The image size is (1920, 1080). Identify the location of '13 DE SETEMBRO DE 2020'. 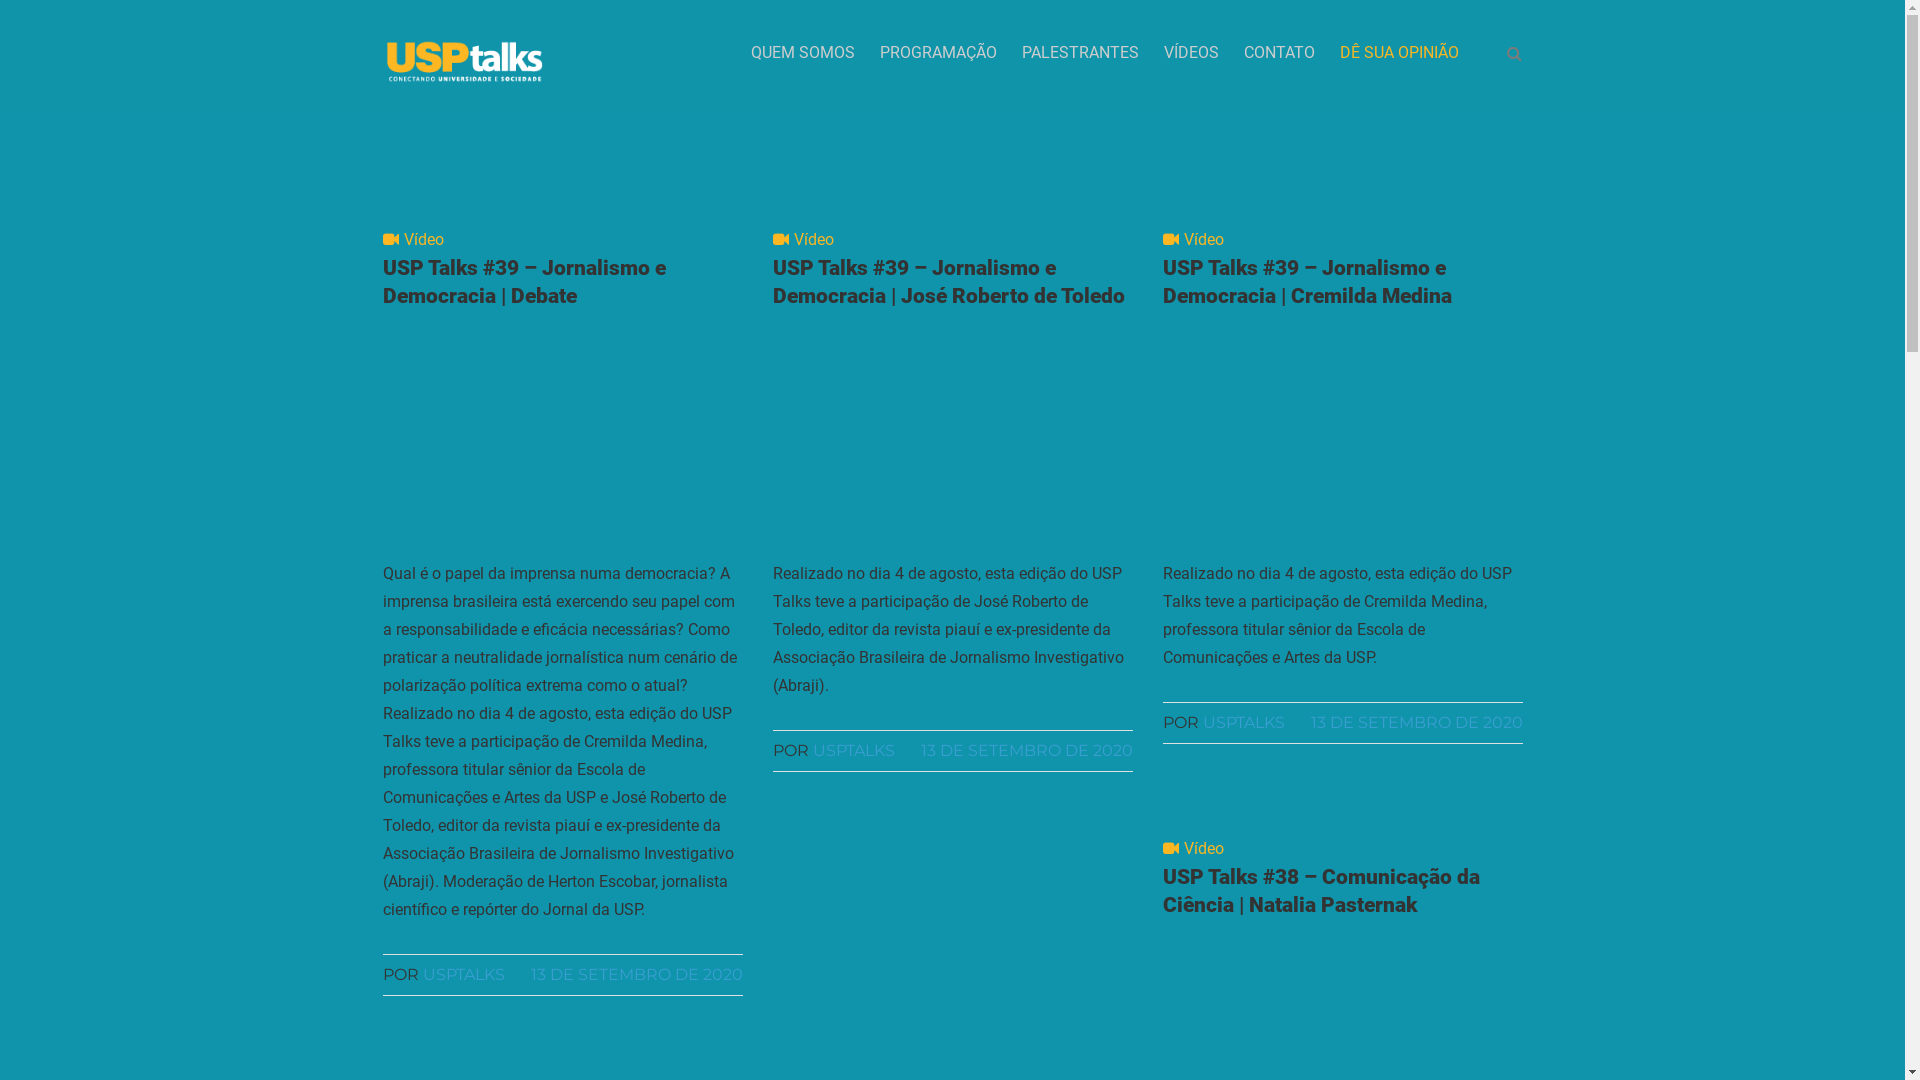
(635, 973).